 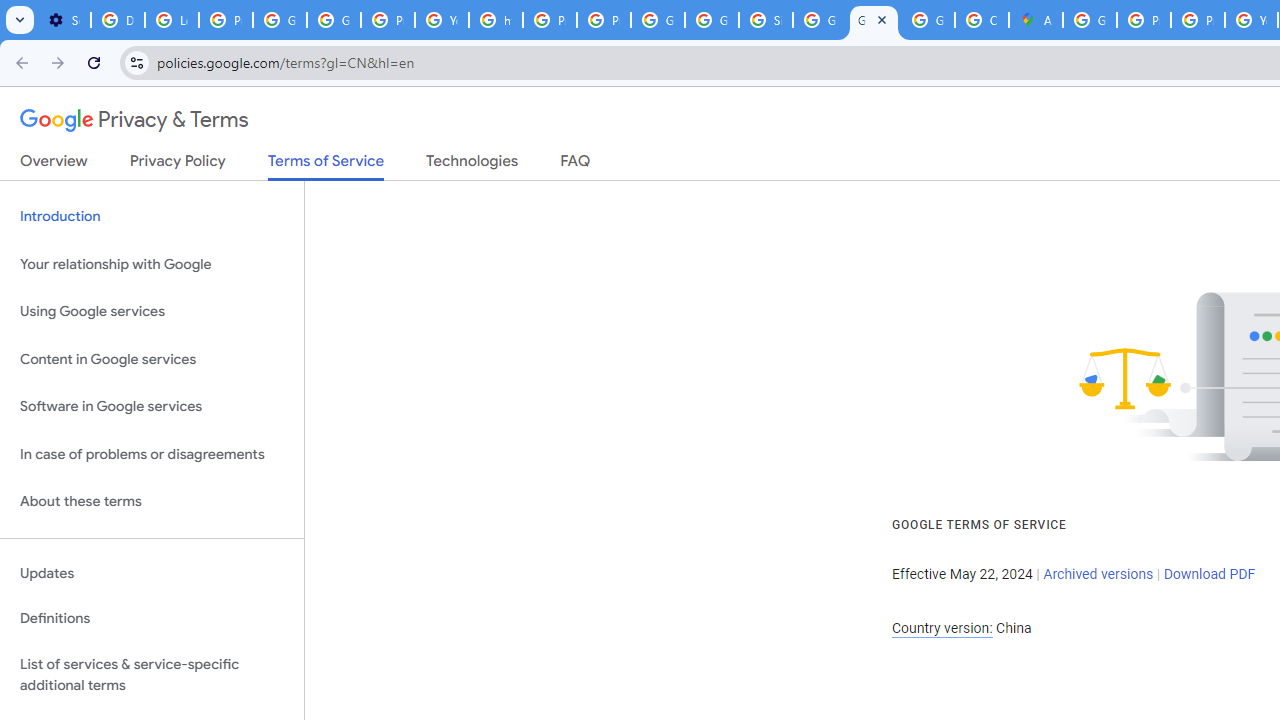 What do you see at coordinates (64, 20) in the screenshot?
I see `'Settings - On startup'` at bounding box center [64, 20].